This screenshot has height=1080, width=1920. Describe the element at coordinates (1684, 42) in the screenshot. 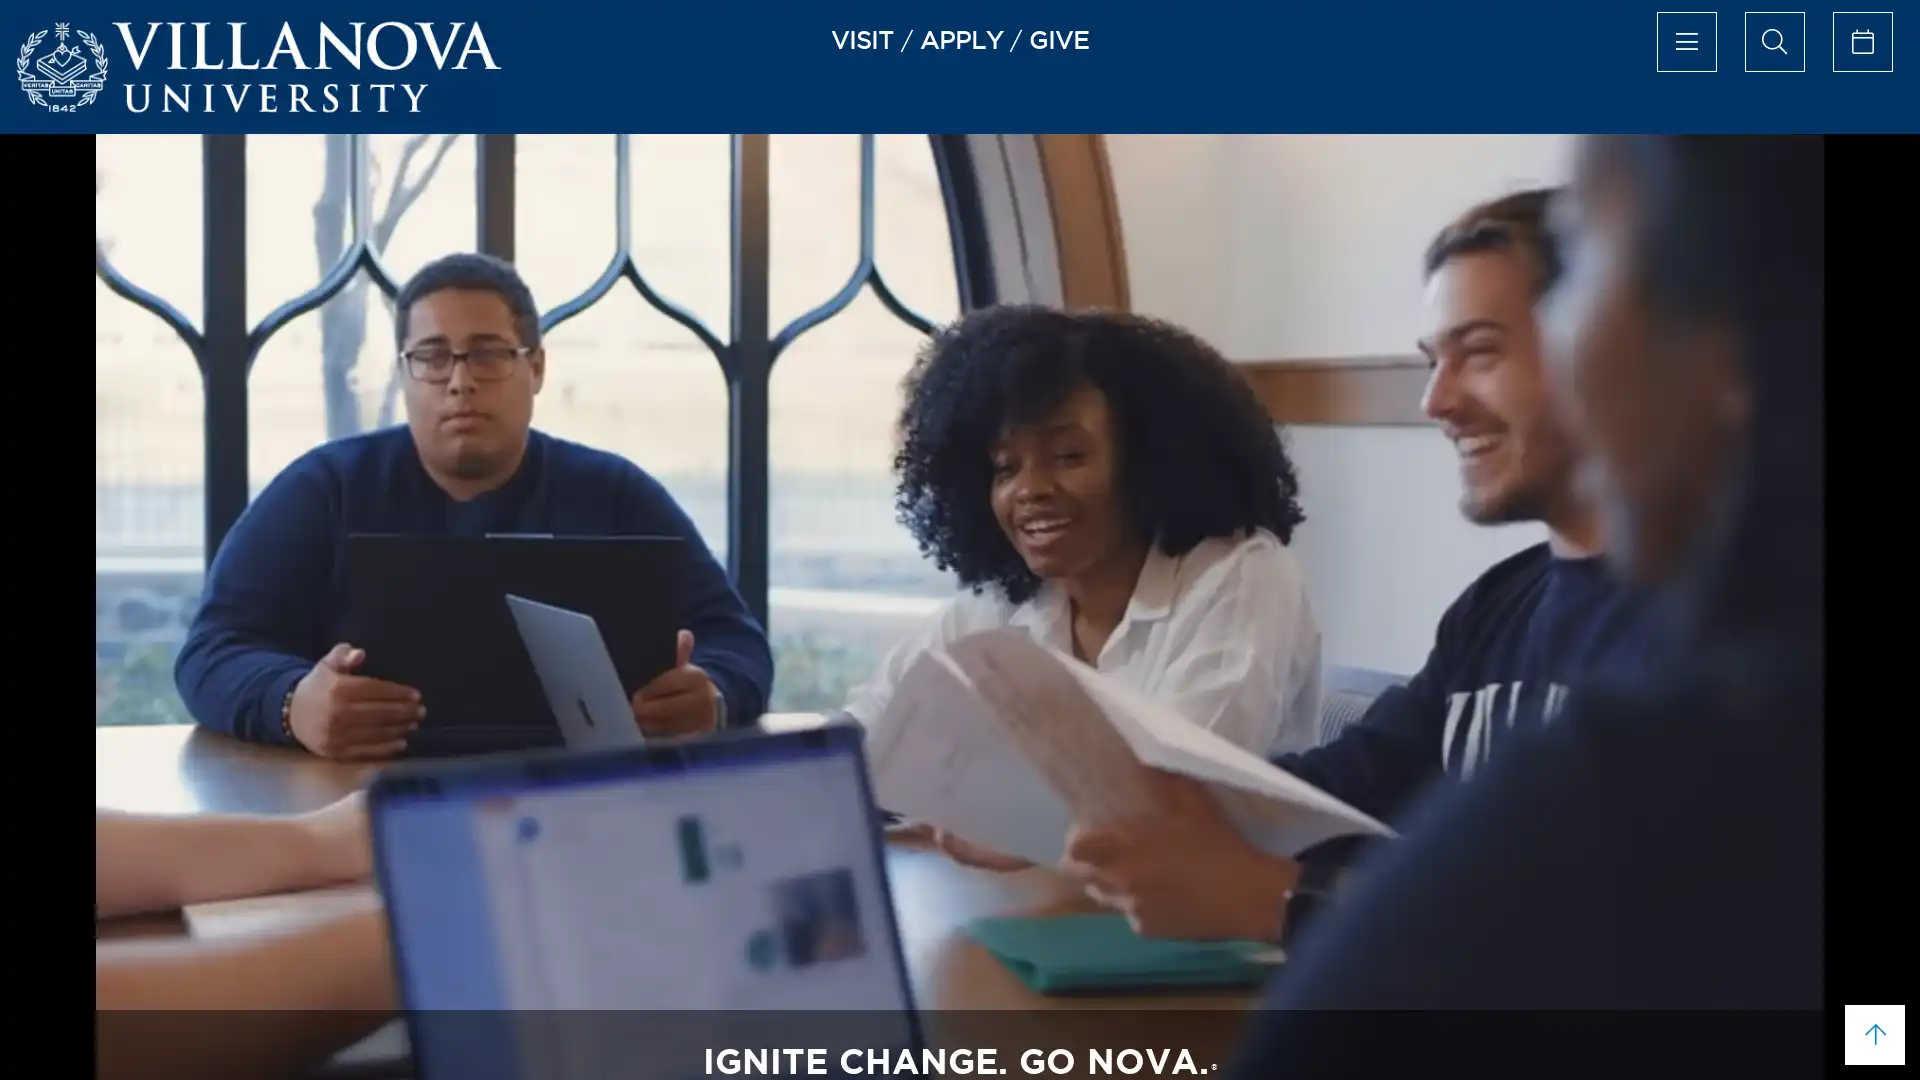

I see `main menu` at that location.